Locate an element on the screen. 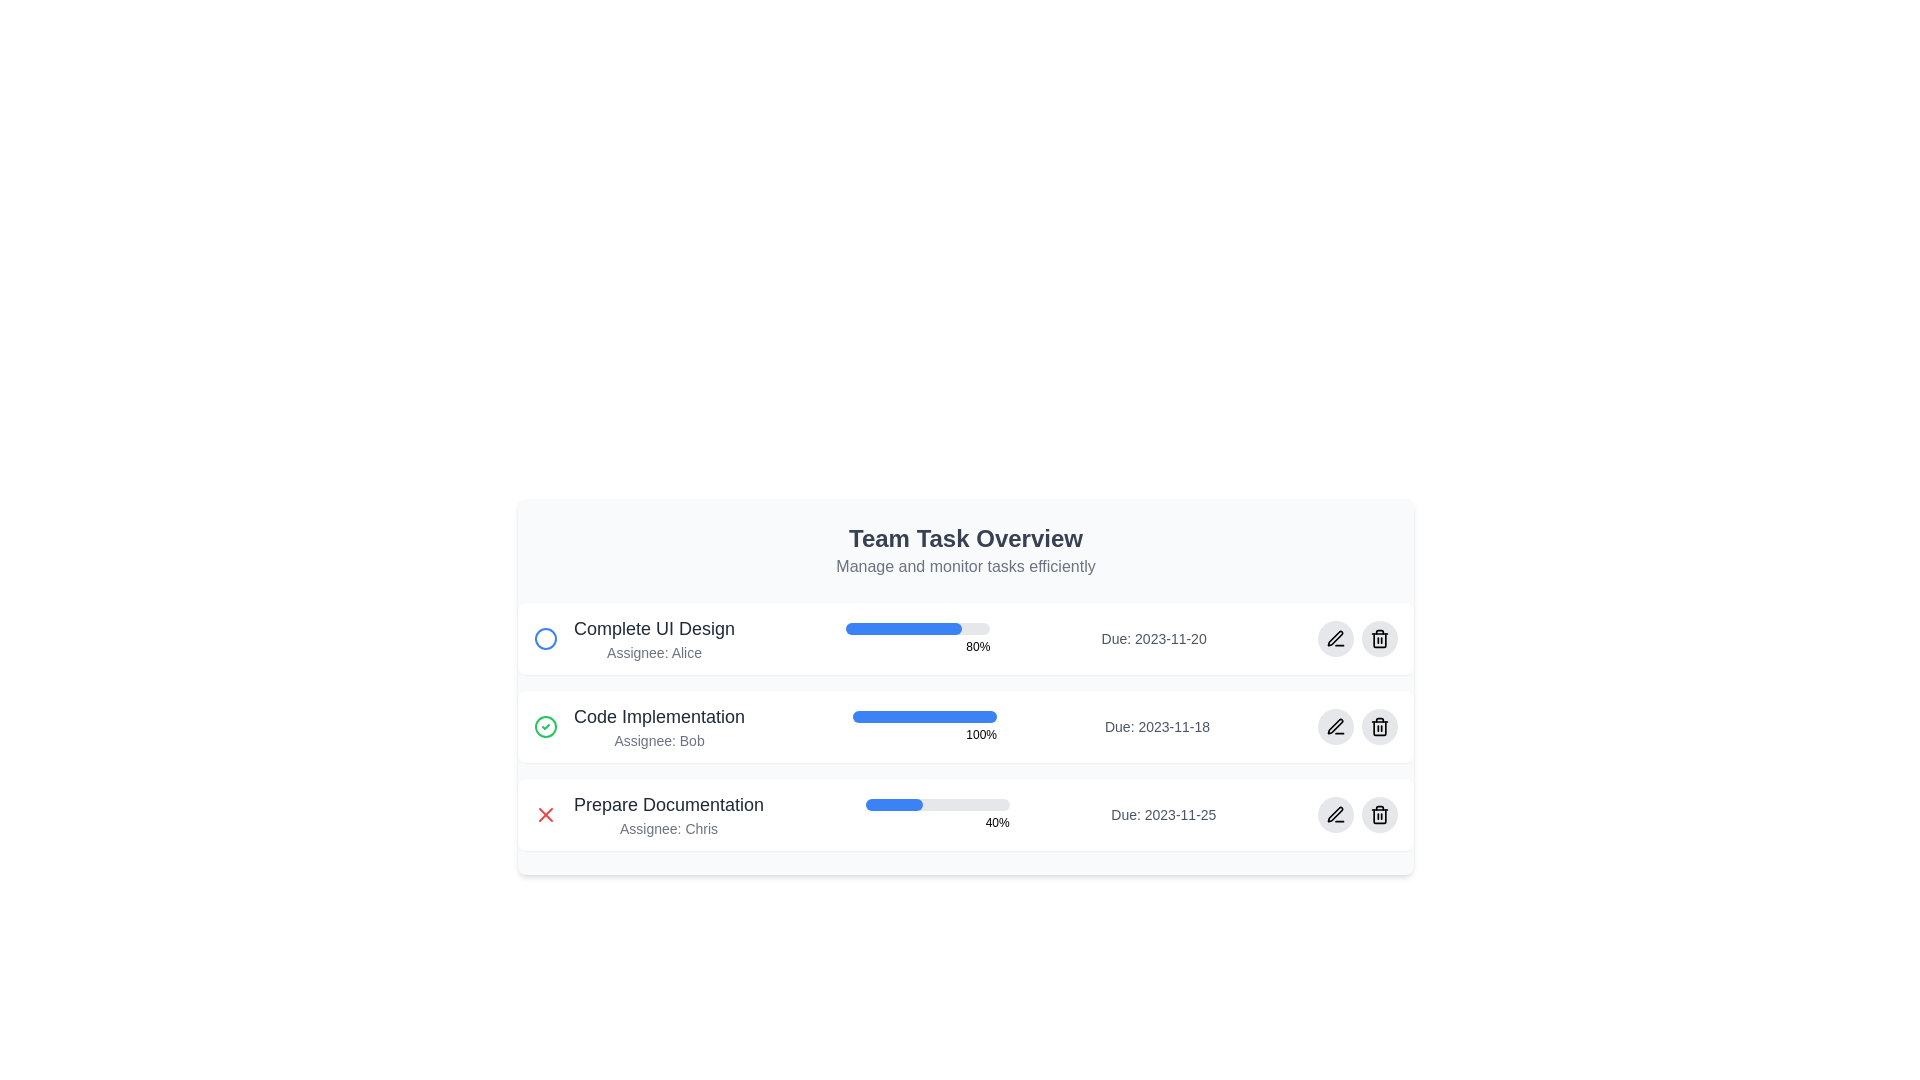 Image resolution: width=1920 pixels, height=1080 pixels. percentage value displayed on the progress bar located in the second column of the task row titled 'Complete UI Design', which is centrally aligned within its row is located at coordinates (917, 639).